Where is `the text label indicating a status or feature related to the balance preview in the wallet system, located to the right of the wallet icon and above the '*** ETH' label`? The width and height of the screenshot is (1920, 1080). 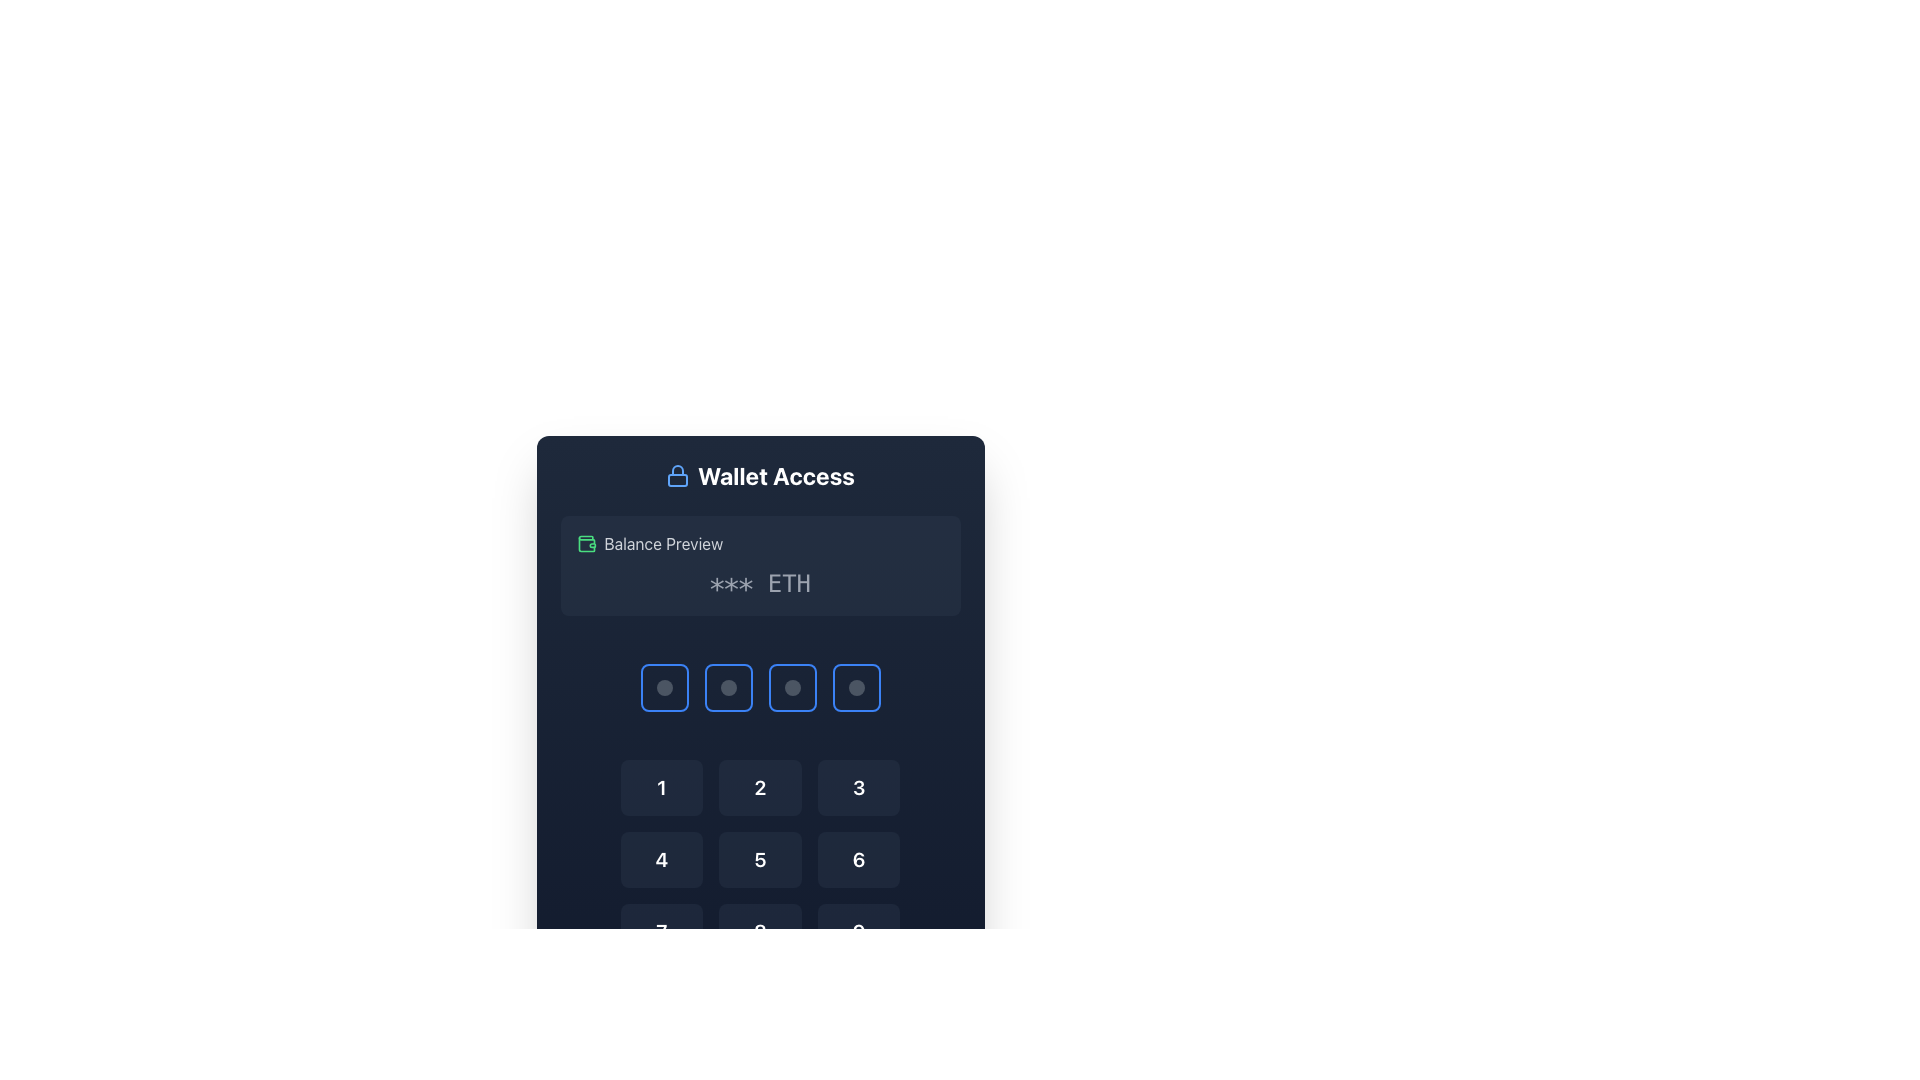
the text label indicating a status or feature related to the balance preview in the wallet system, located to the right of the wallet icon and above the '*** ETH' label is located at coordinates (663, 543).